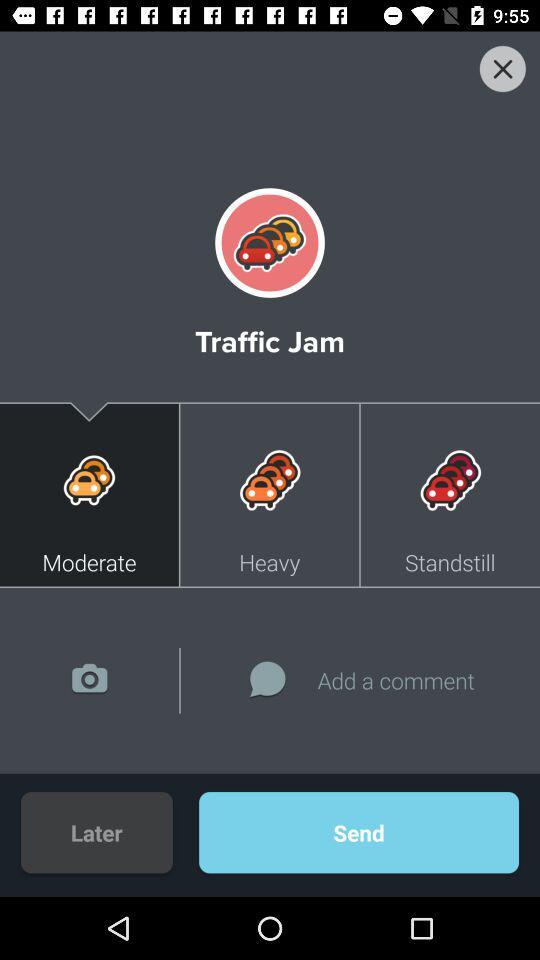 This screenshot has width=540, height=960. What do you see at coordinates (501, 69) in the screenshot?
I see `the close icon` at bounding box center [501, 69].